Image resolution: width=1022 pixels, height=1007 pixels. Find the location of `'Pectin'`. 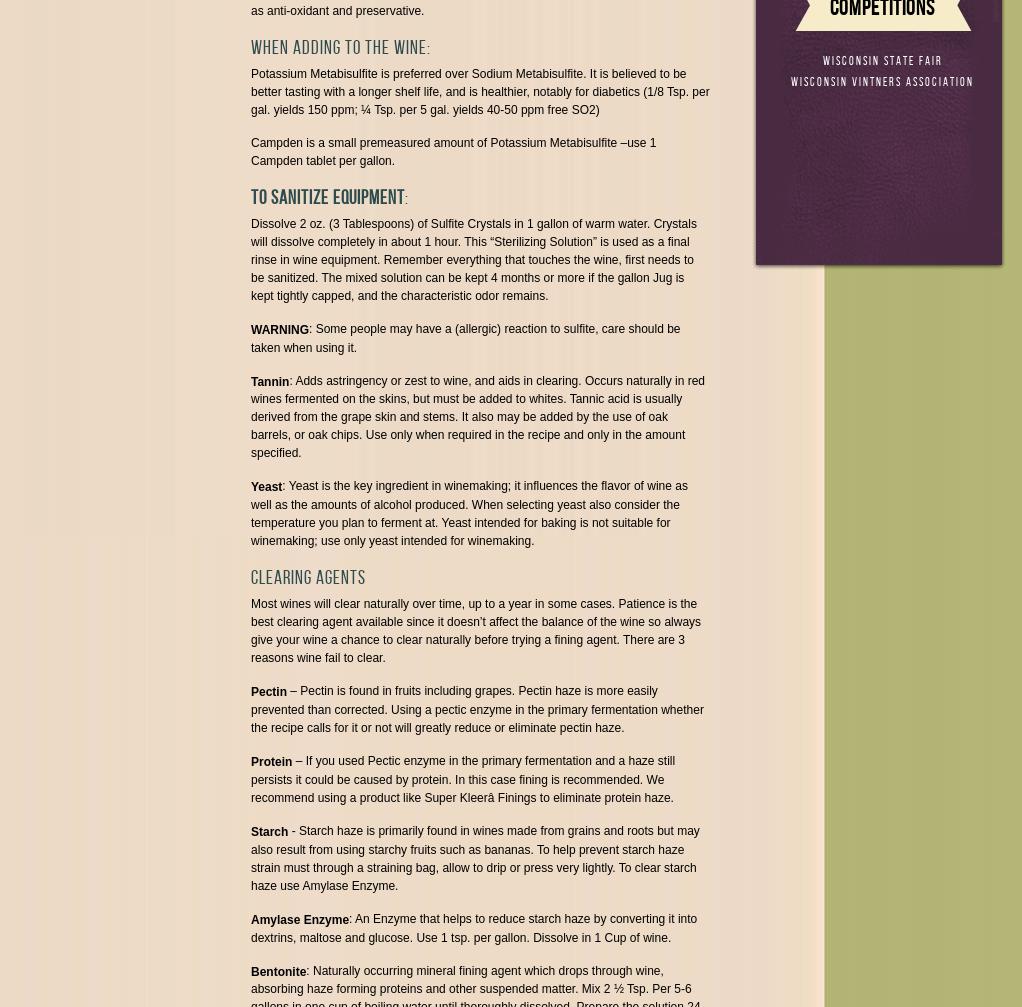

'Pectin' is located at coordinates (268, 691).